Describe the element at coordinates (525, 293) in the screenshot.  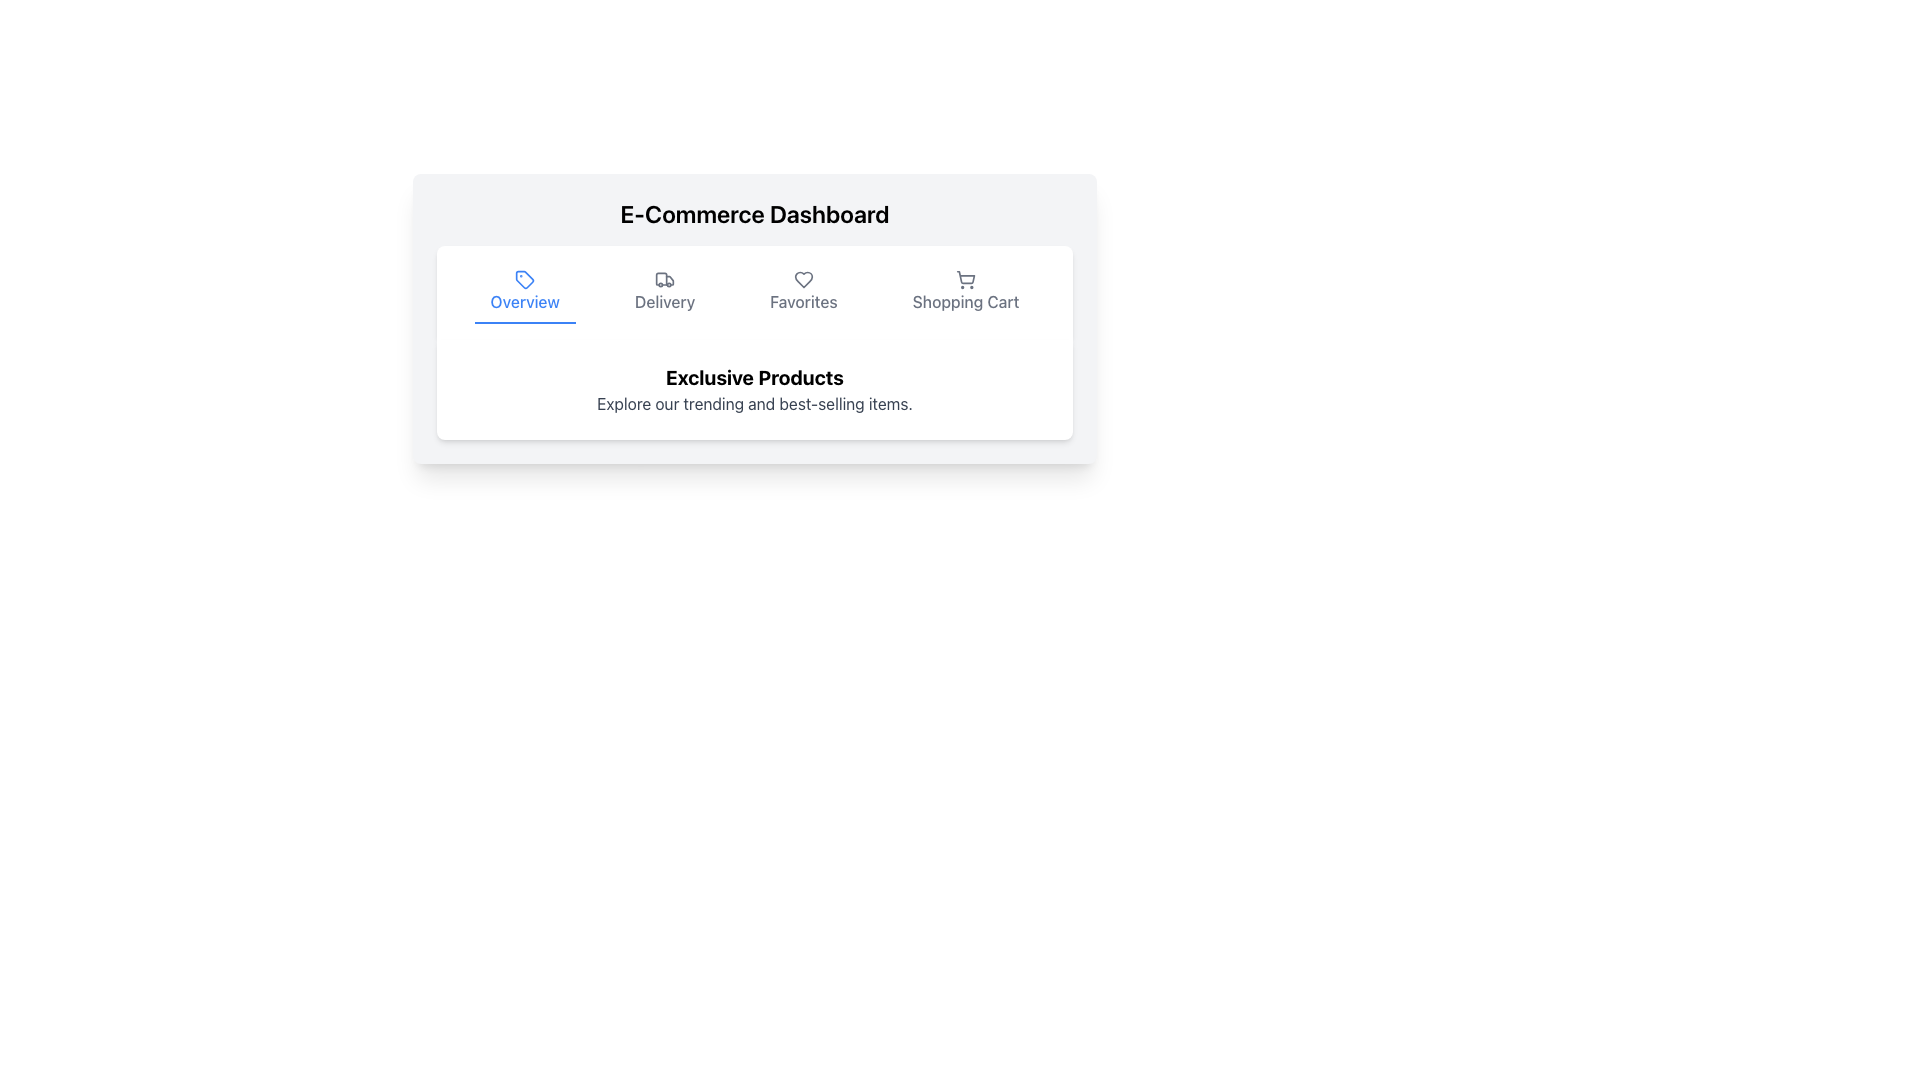
I see `the Interactive navigation button on the far left of the navigation bar` at that location.